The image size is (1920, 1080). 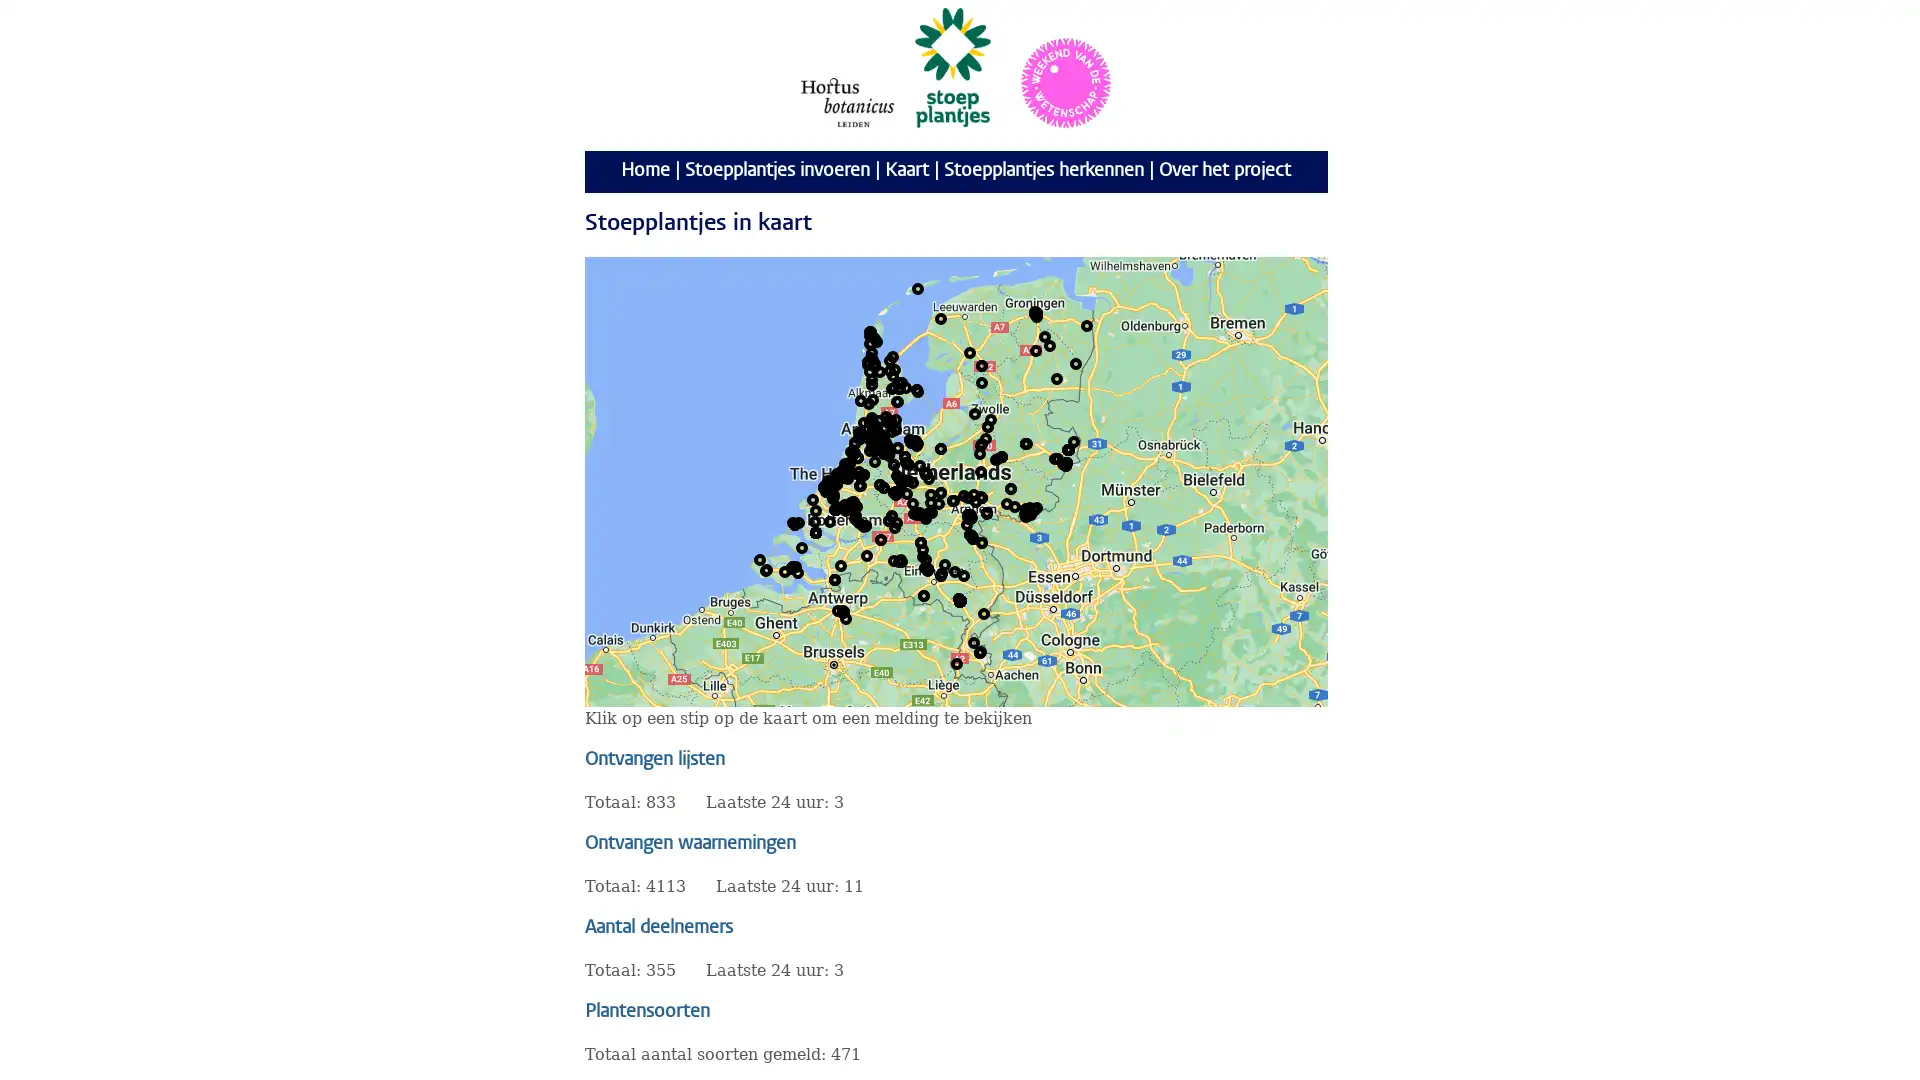 What do you see at coordinates (960, 600) in the screenshot?
I see `Telling van Ton Frenken op 26 juni 2022` at bounding box center [960, 600].